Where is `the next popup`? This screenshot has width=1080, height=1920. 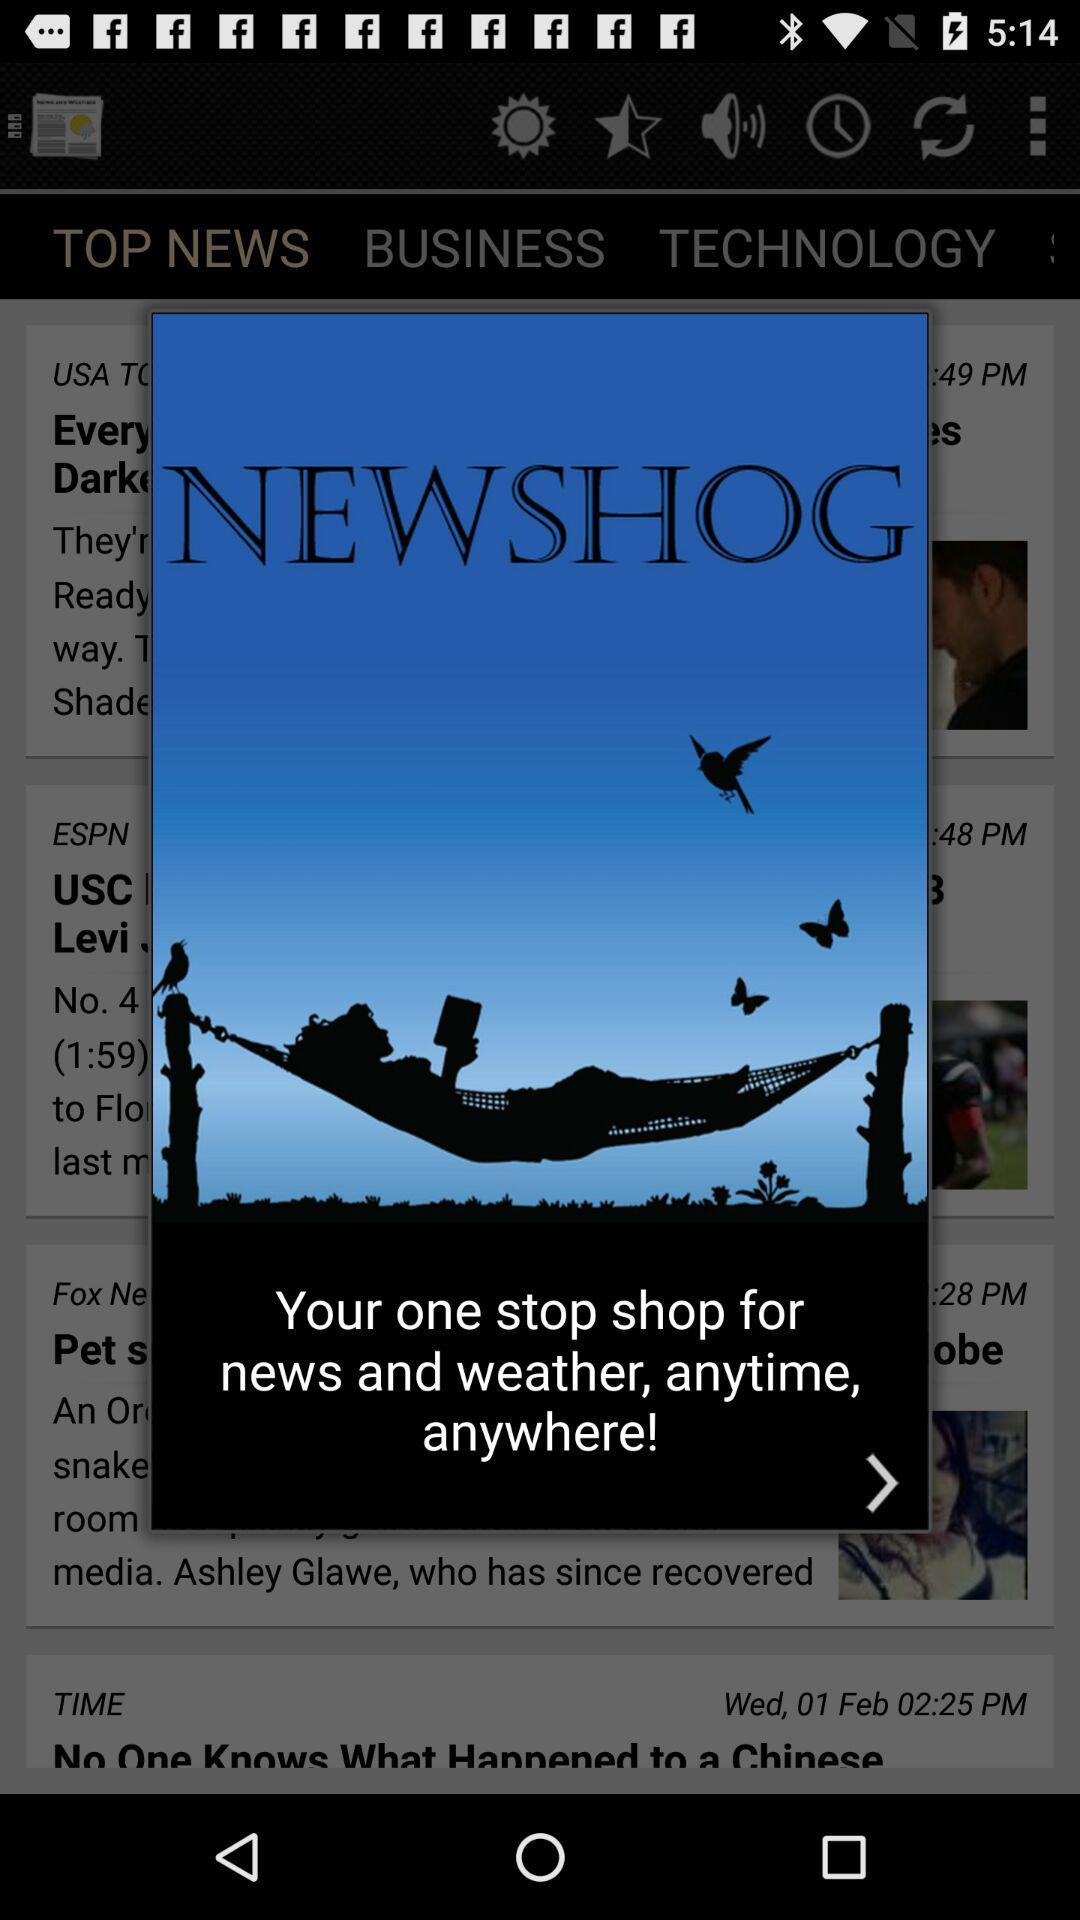
the next popup is located at coordinates (881, 1483).